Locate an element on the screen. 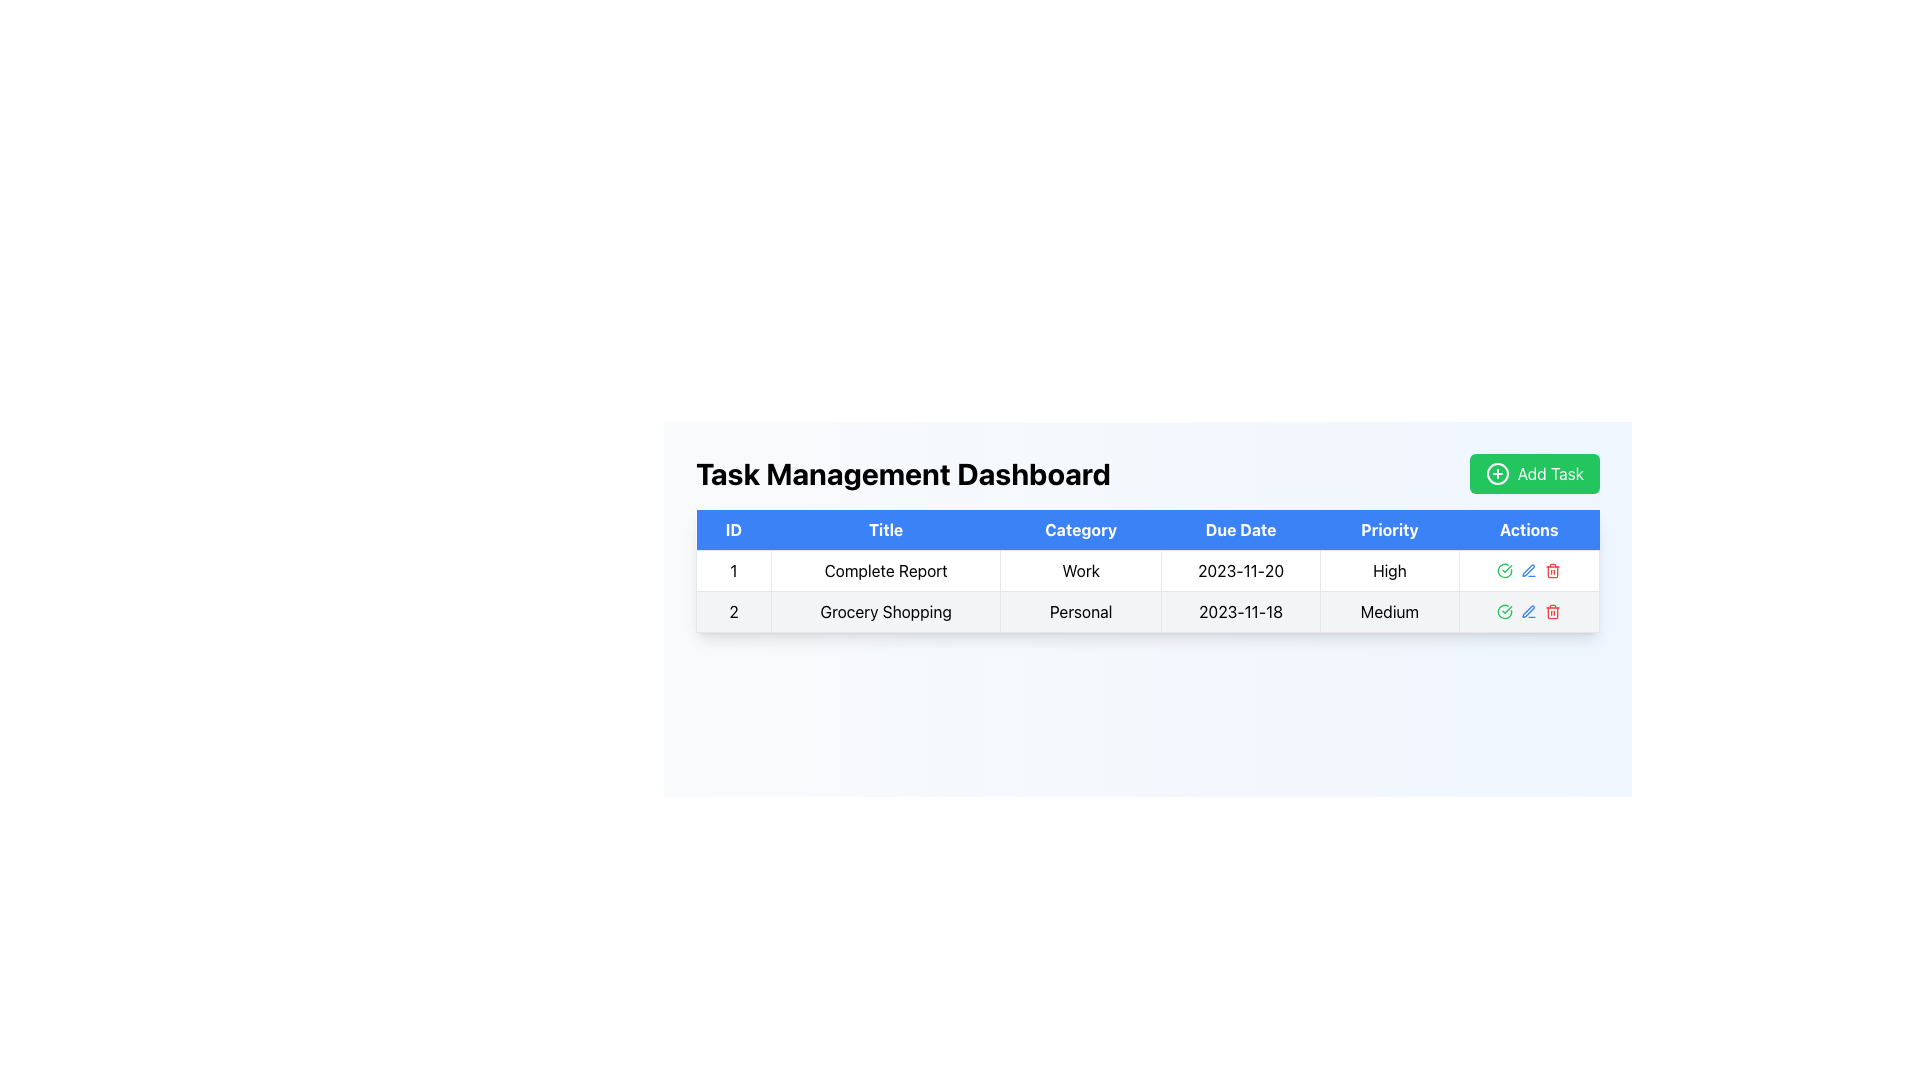 This screenshot has height=1080, width=1920. the arc marking the upper curved portion of the circular checkmark icon located in the 'Actions' column of the second row in the table is located at coordinates (1505, 570).